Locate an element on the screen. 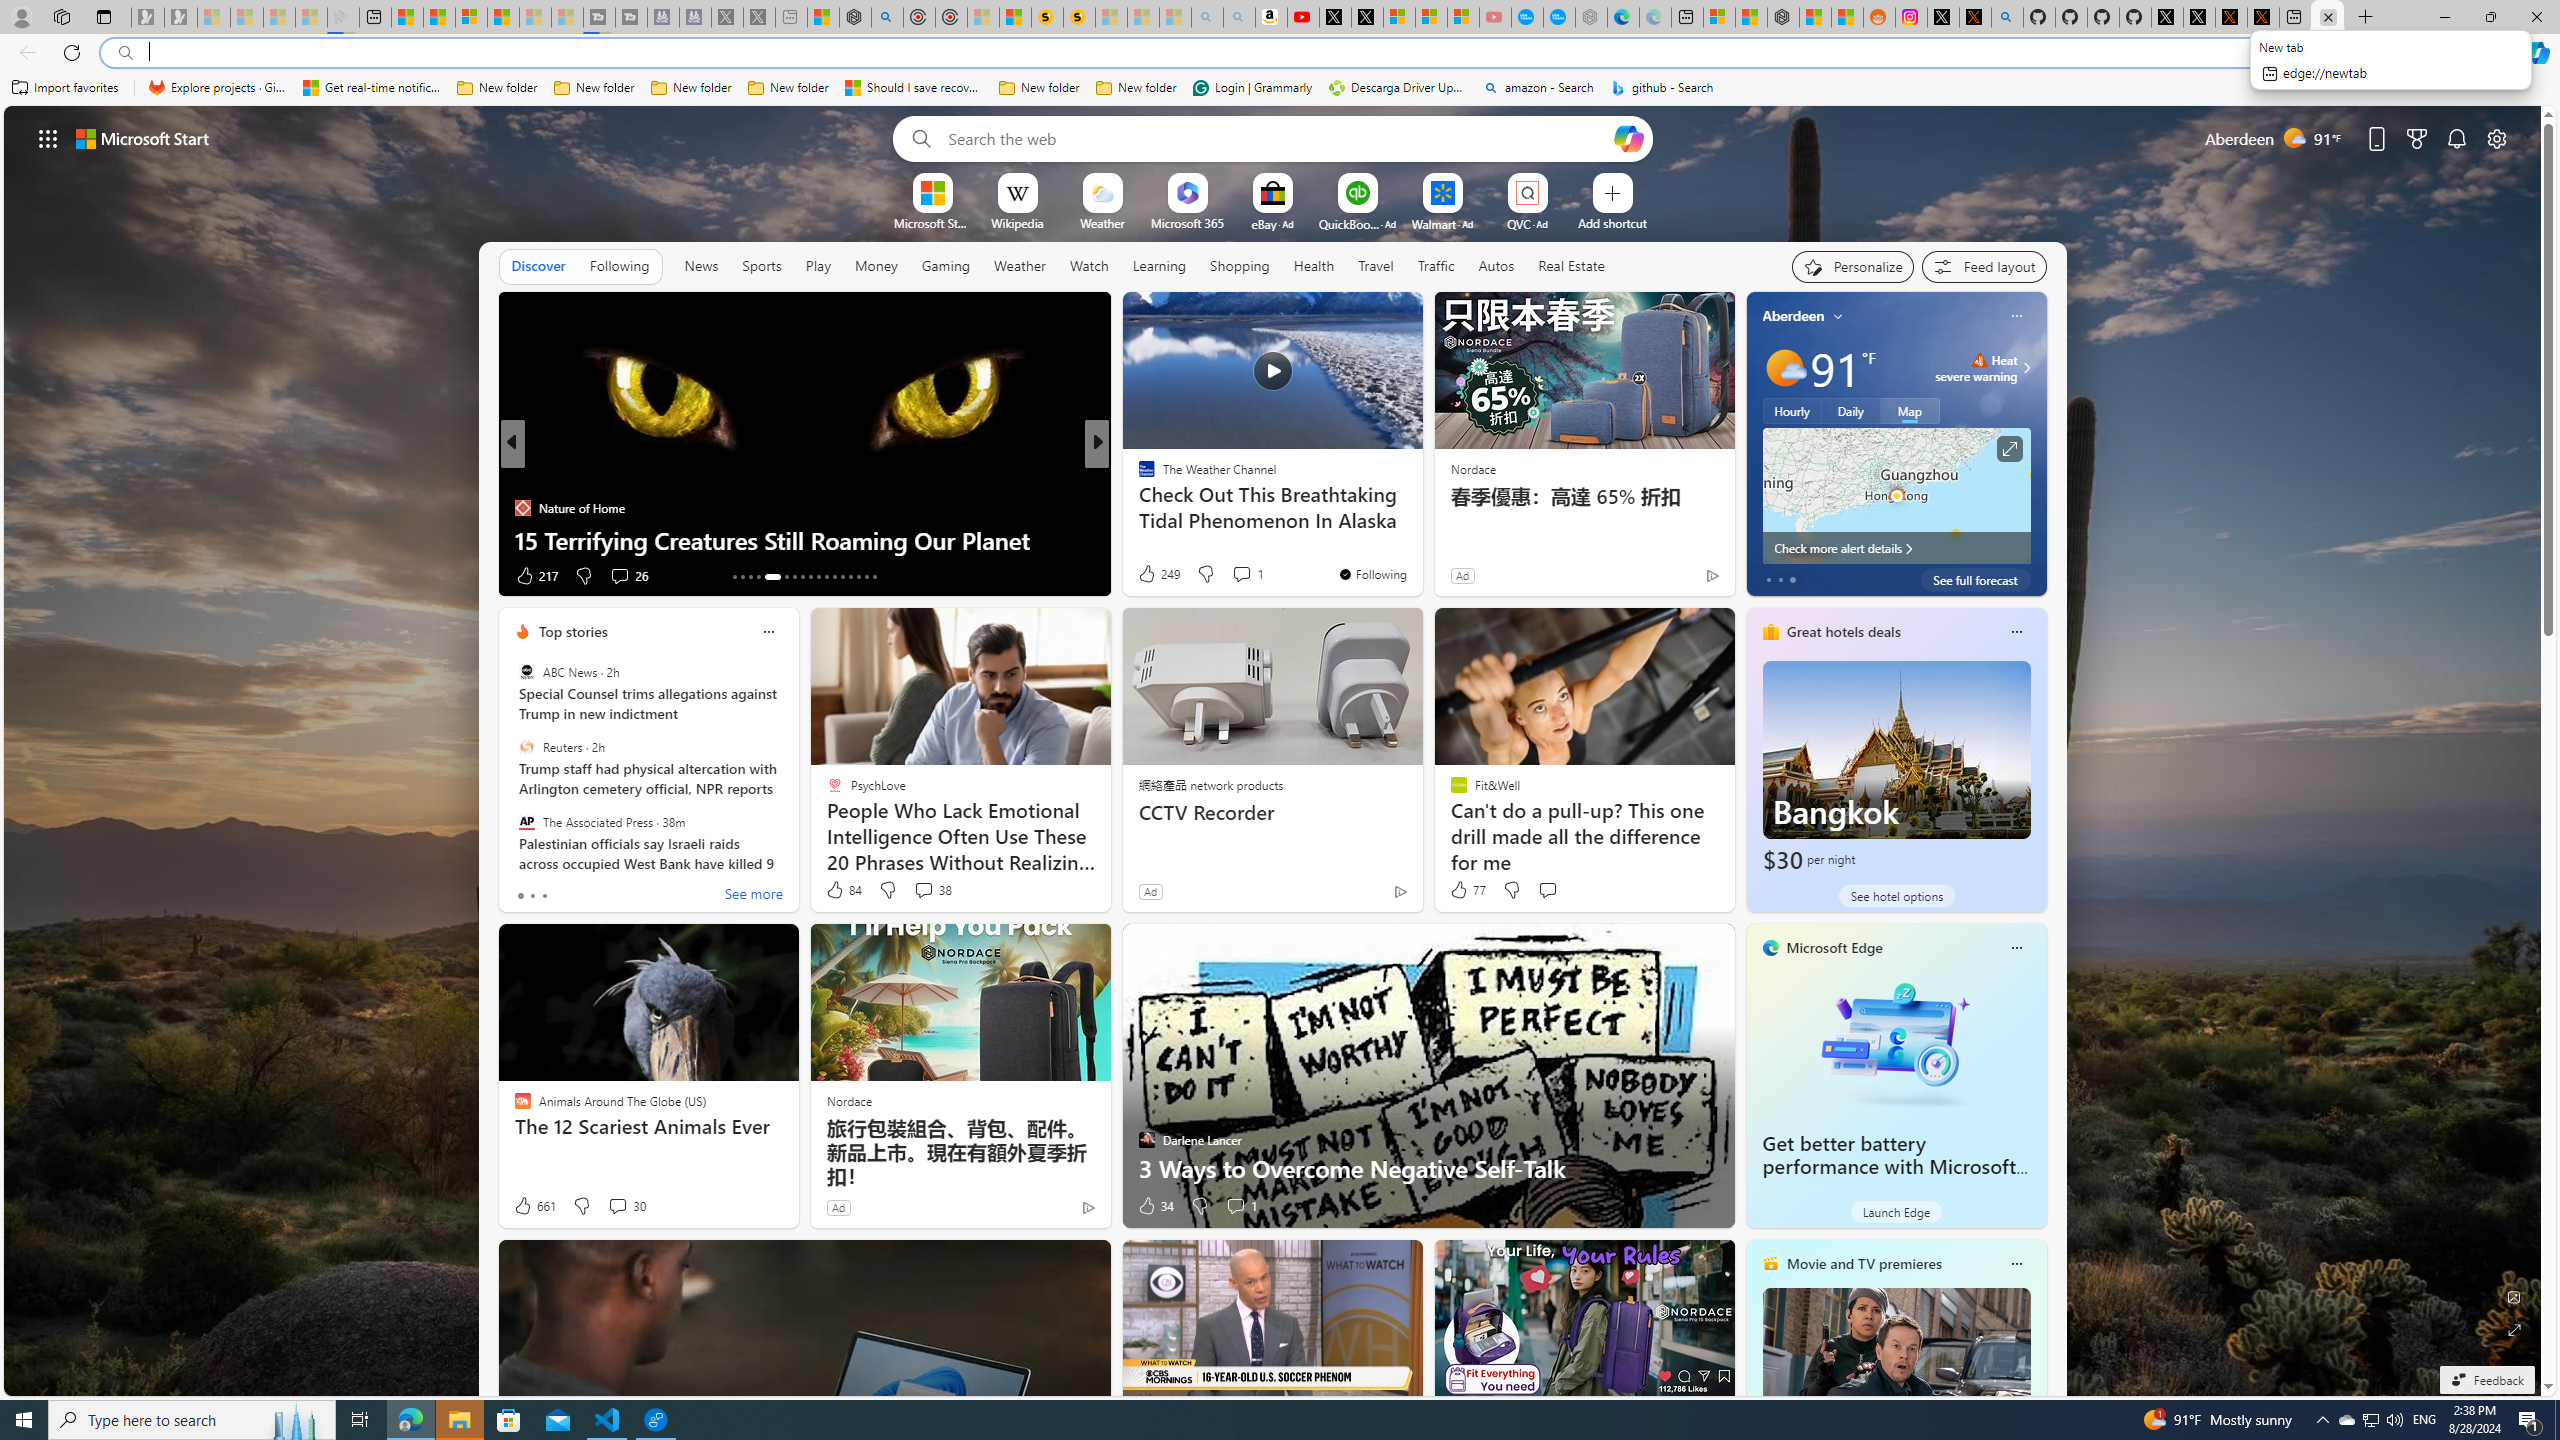  'AutomationID: tab-28' is located at coordinates (865, 577).